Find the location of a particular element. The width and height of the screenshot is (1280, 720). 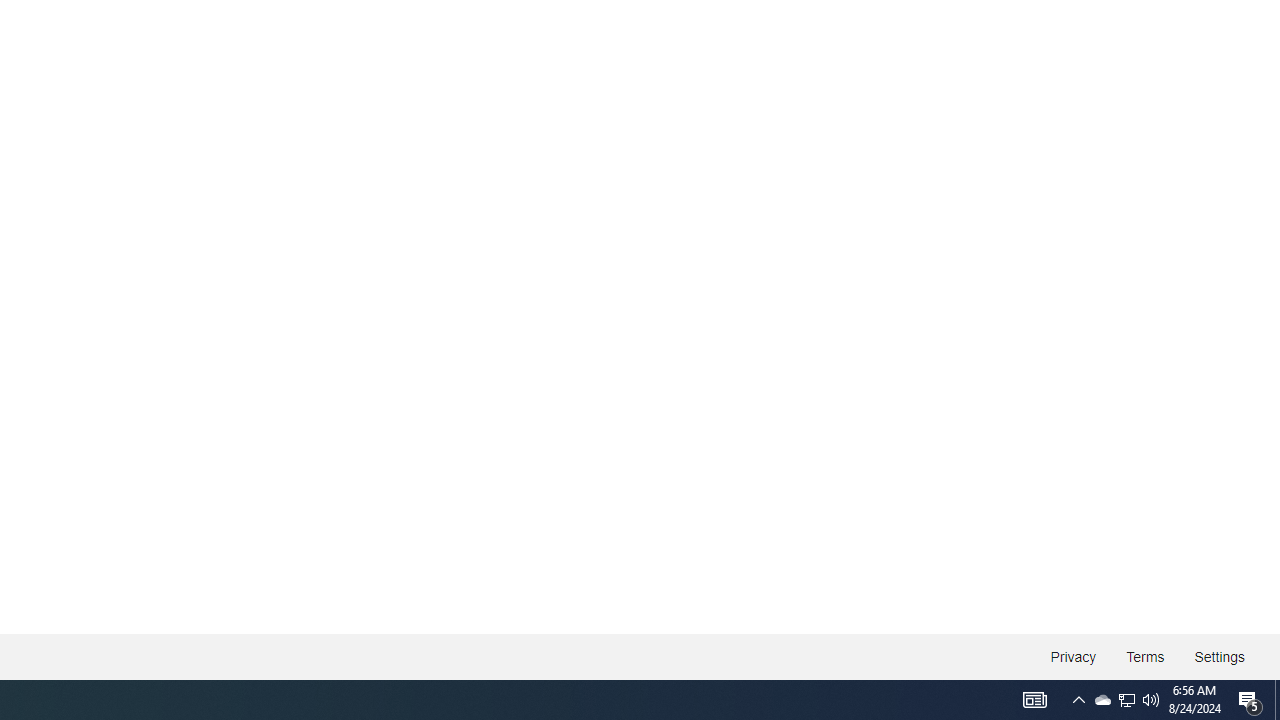

'Privacy' is located at coordinates (1072, 657).